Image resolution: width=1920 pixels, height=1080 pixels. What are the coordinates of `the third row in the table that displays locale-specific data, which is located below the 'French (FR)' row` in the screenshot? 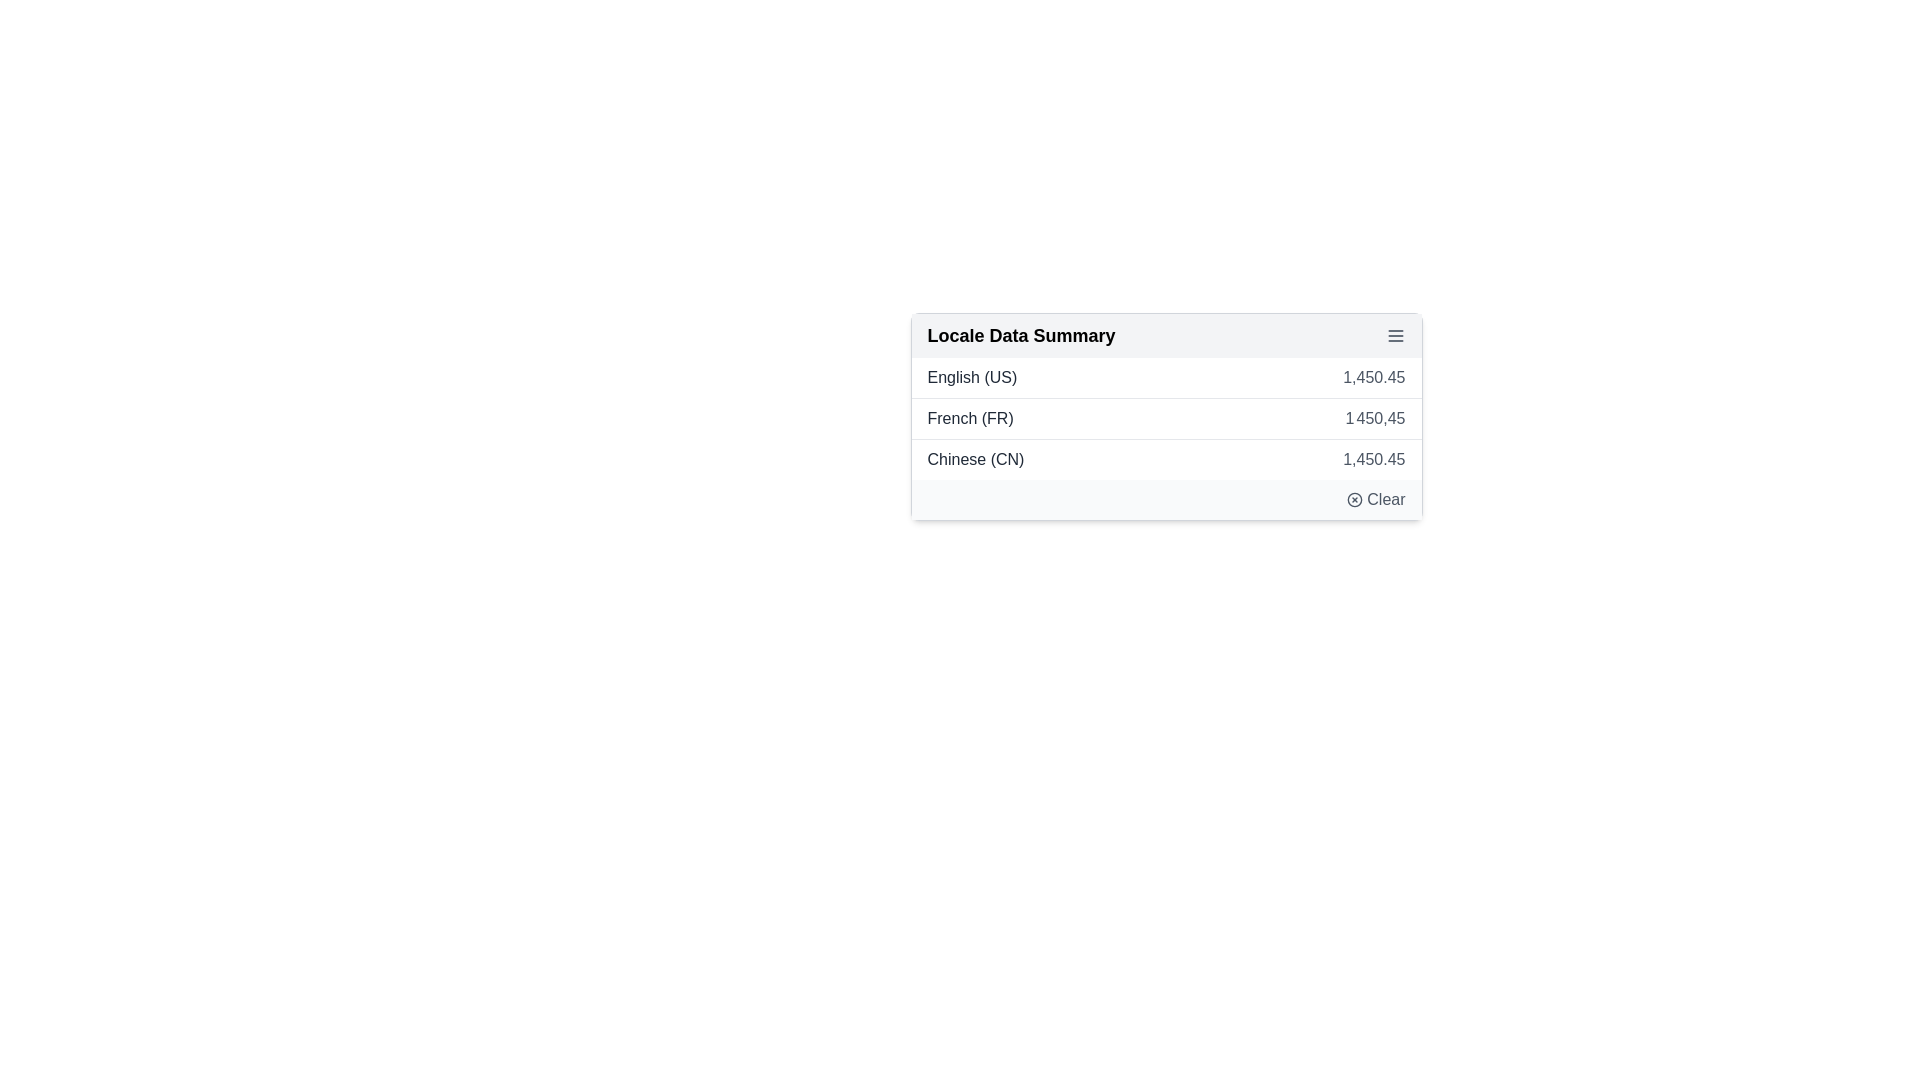 It's located at (1166, 459).